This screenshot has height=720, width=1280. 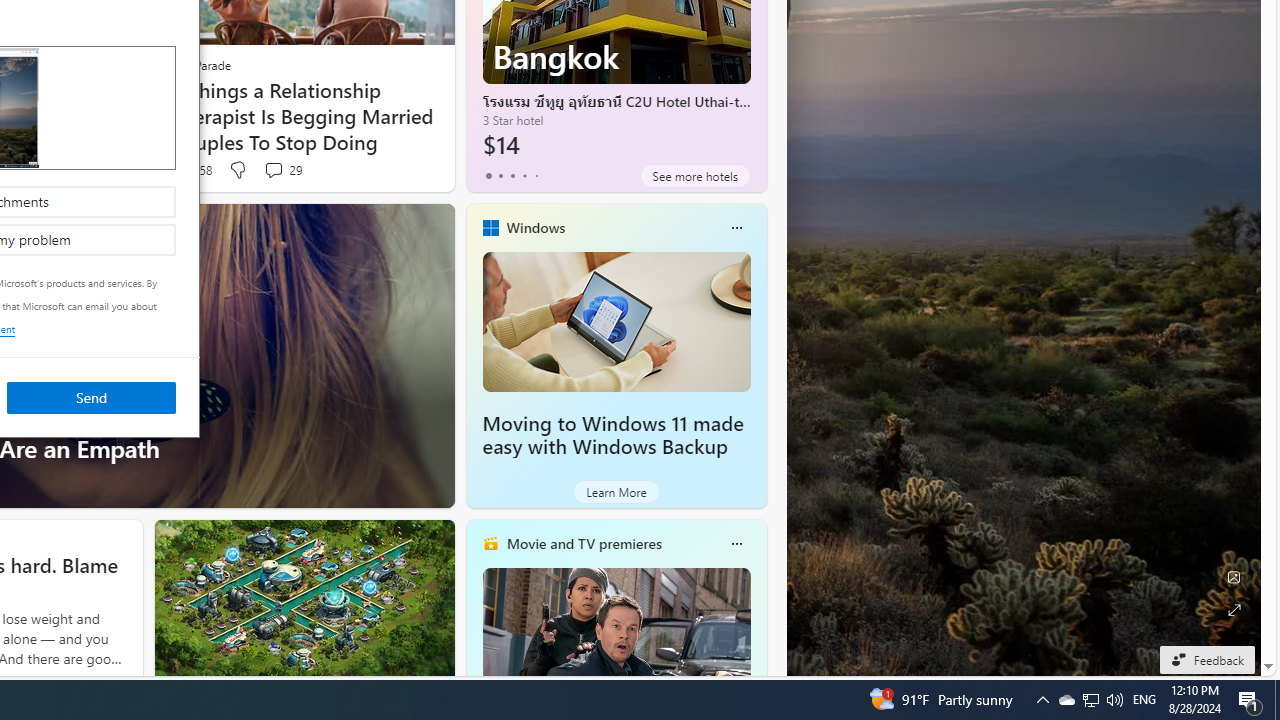 What do you see at coordinates (1276, 698) in the screenshot?
I see `'Show desktop'` at bounding box center [1276, 698].